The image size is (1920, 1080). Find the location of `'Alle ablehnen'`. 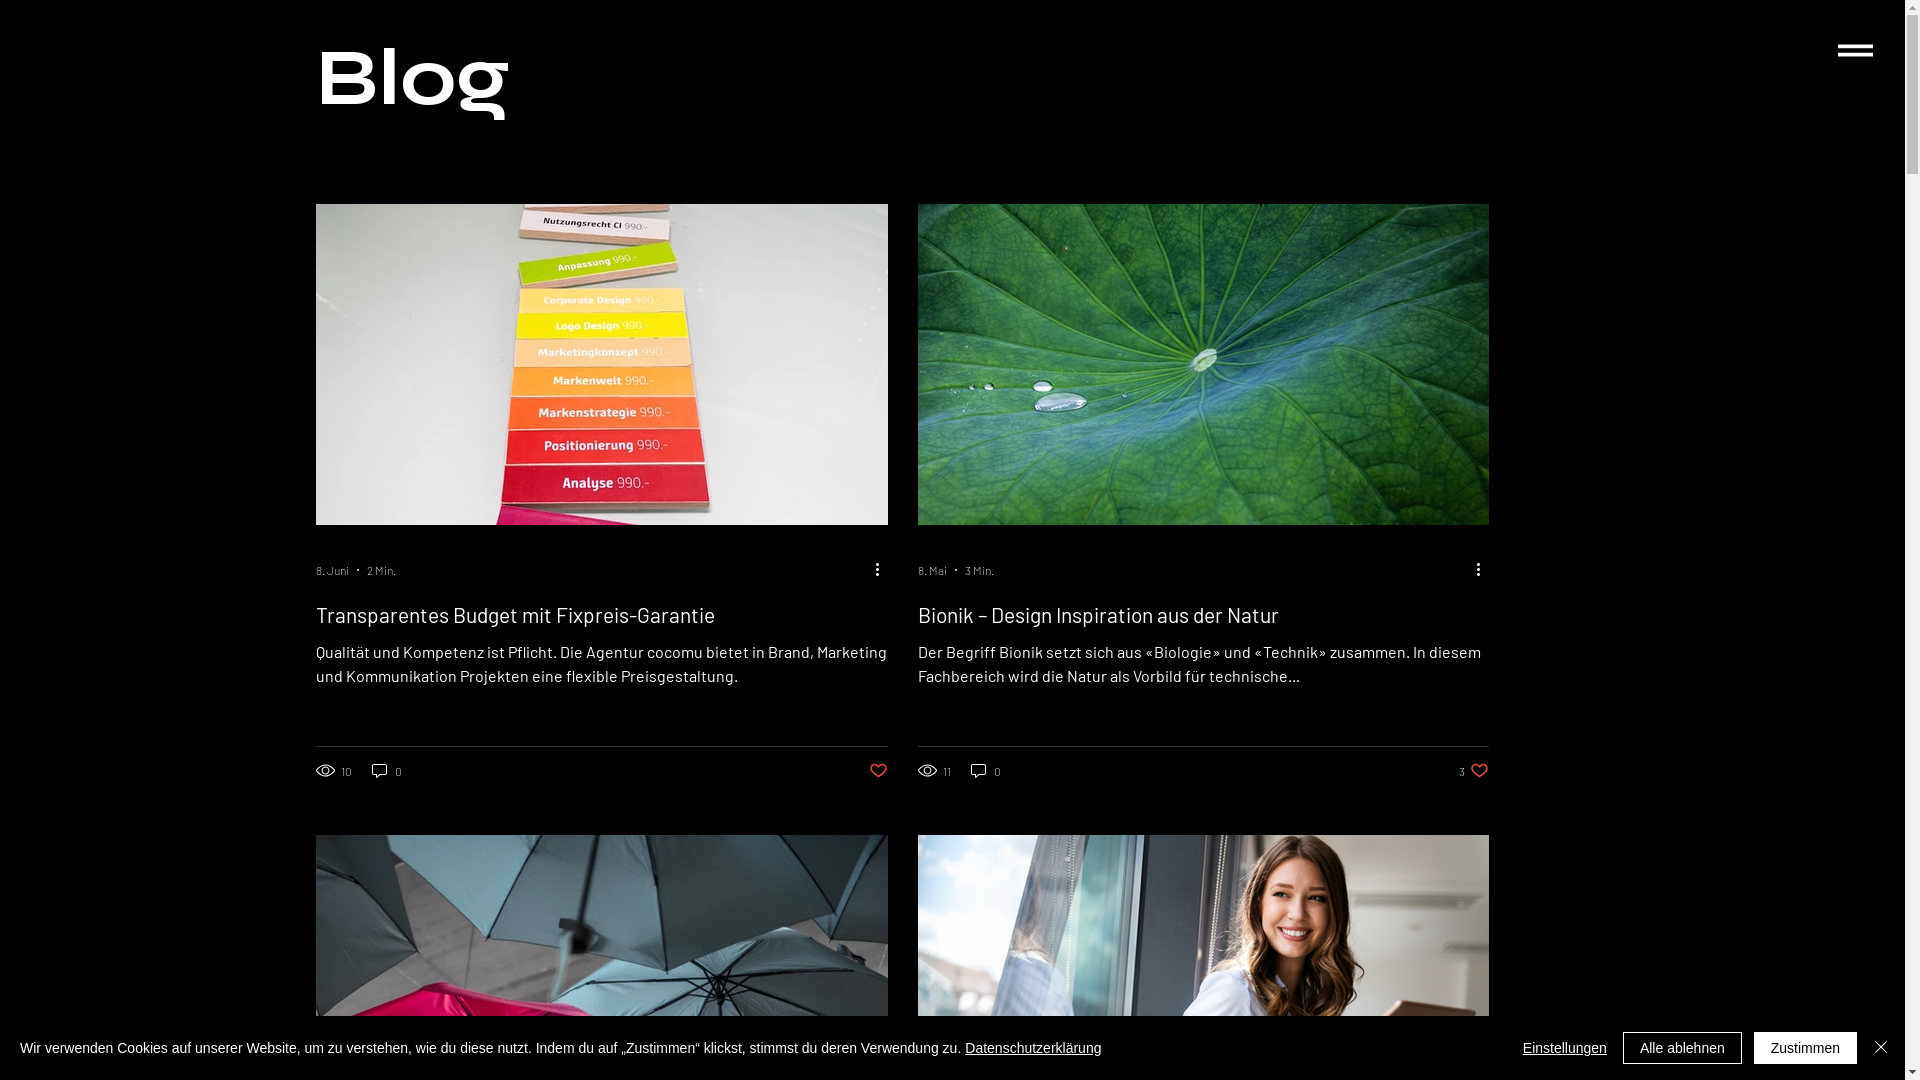

'Alle ablehnen' is located at coordinates (1681, 1047).